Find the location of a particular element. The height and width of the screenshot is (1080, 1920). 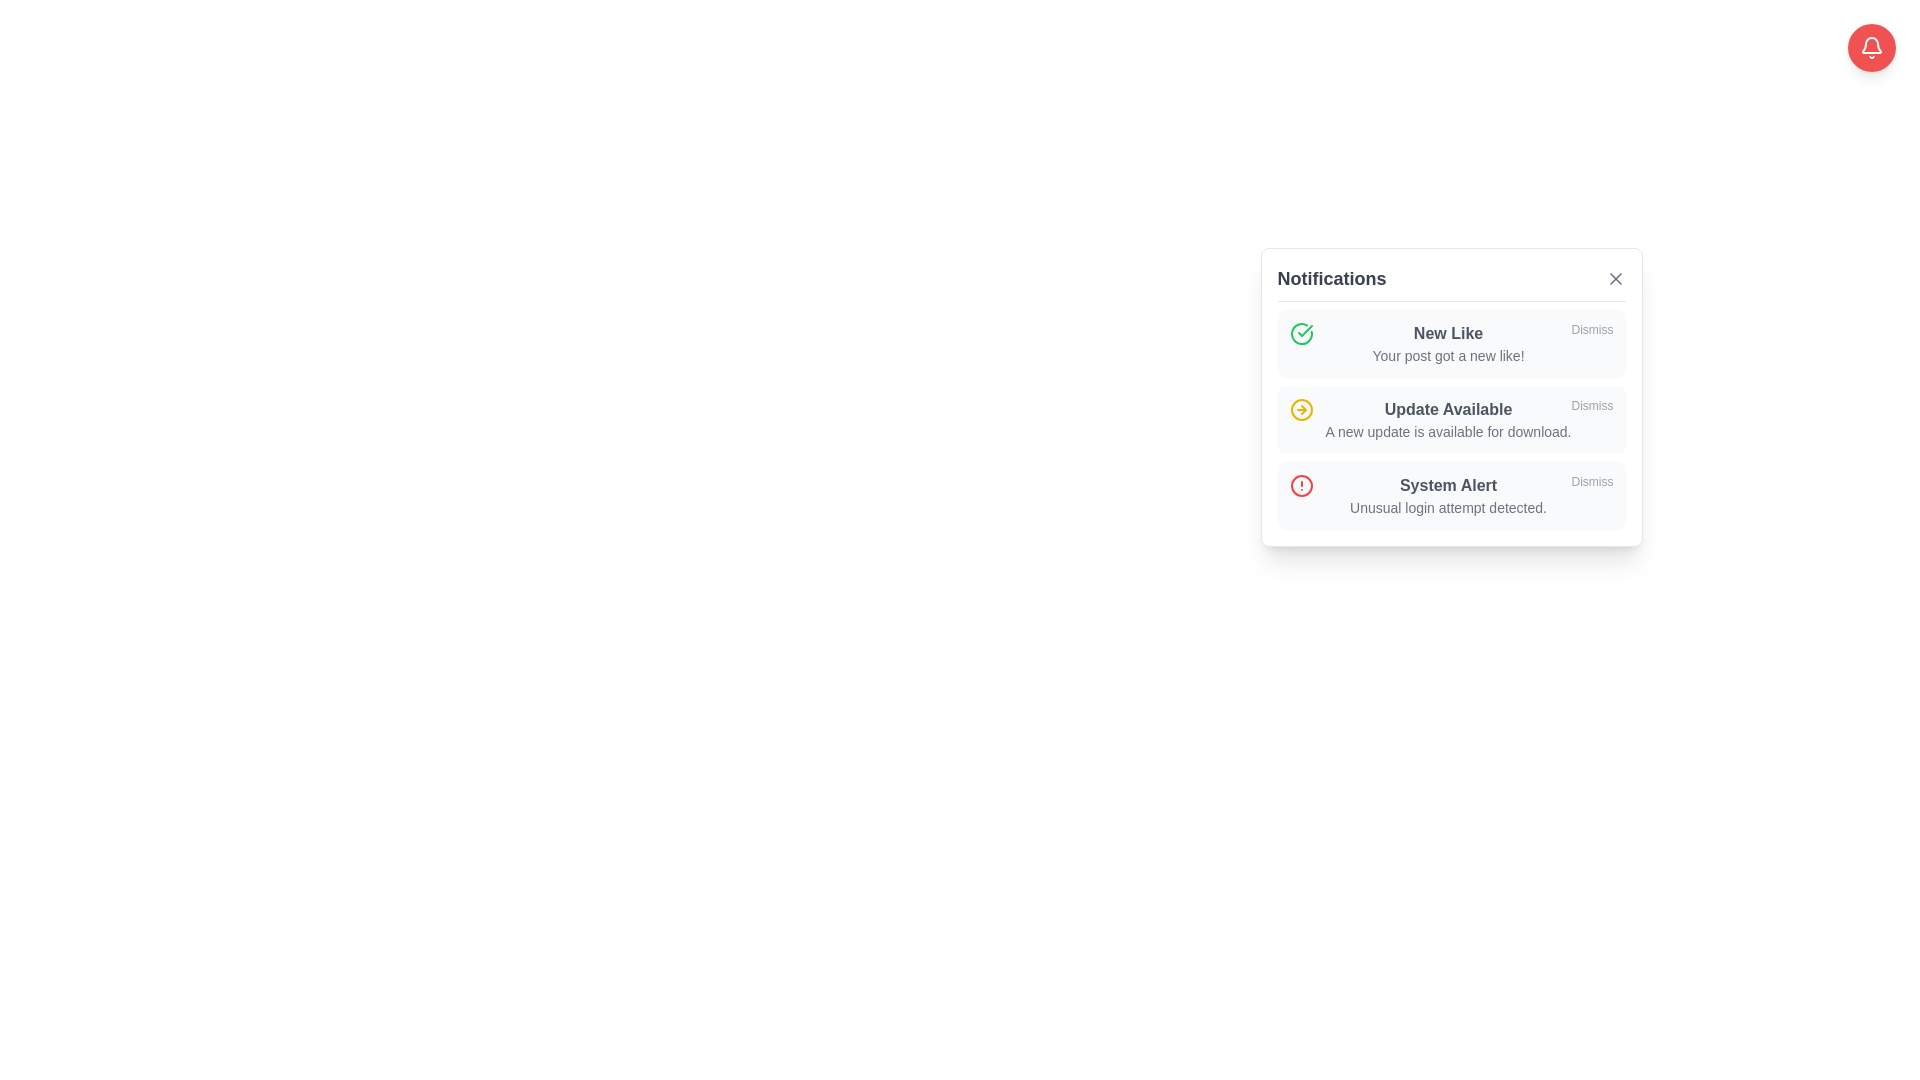

the second notification item which displays the message 'Update Available' is located at coordinates (1448, 419).